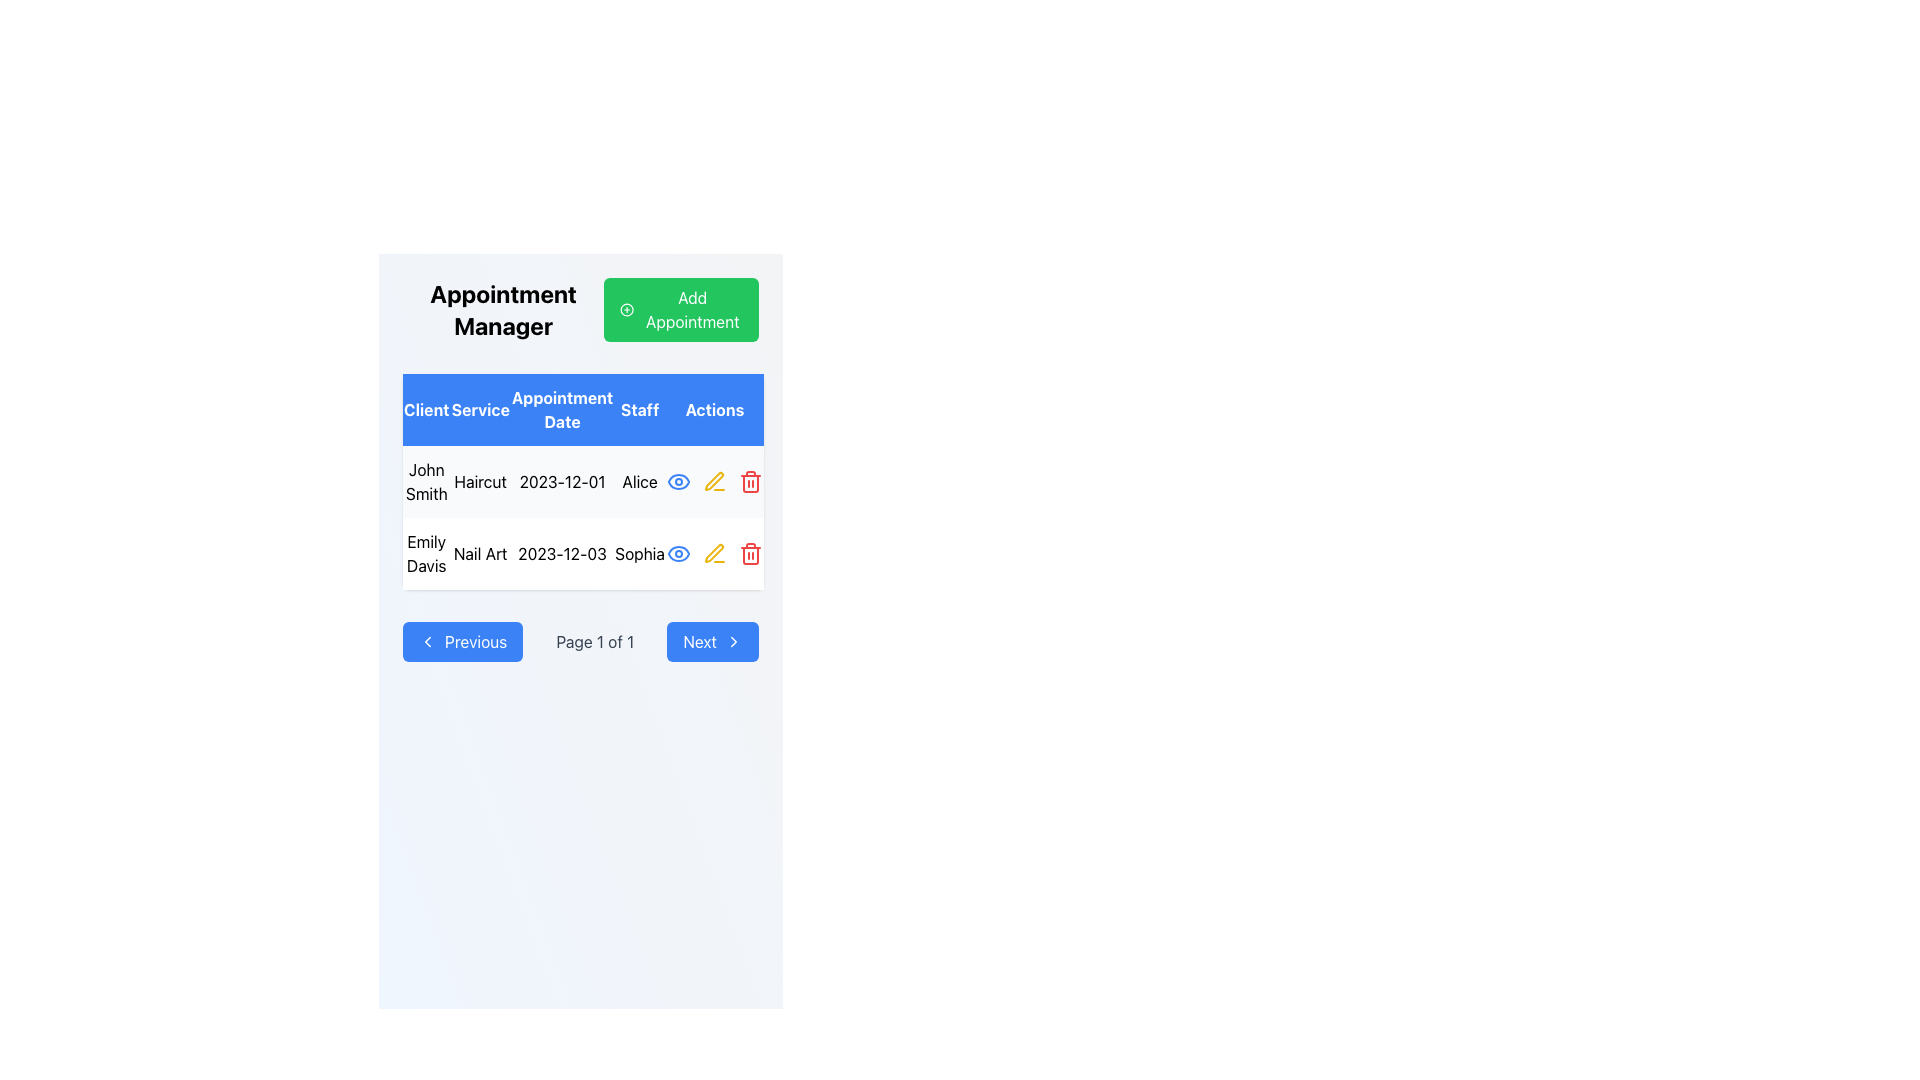 The image size is (1920, 1080). Describe the element at coordinates (749, 482) in the screenshot. I see `the red trash can-shaped icon in the 'Actions' column of the second row of the table to trigger the hover effect` at that location.